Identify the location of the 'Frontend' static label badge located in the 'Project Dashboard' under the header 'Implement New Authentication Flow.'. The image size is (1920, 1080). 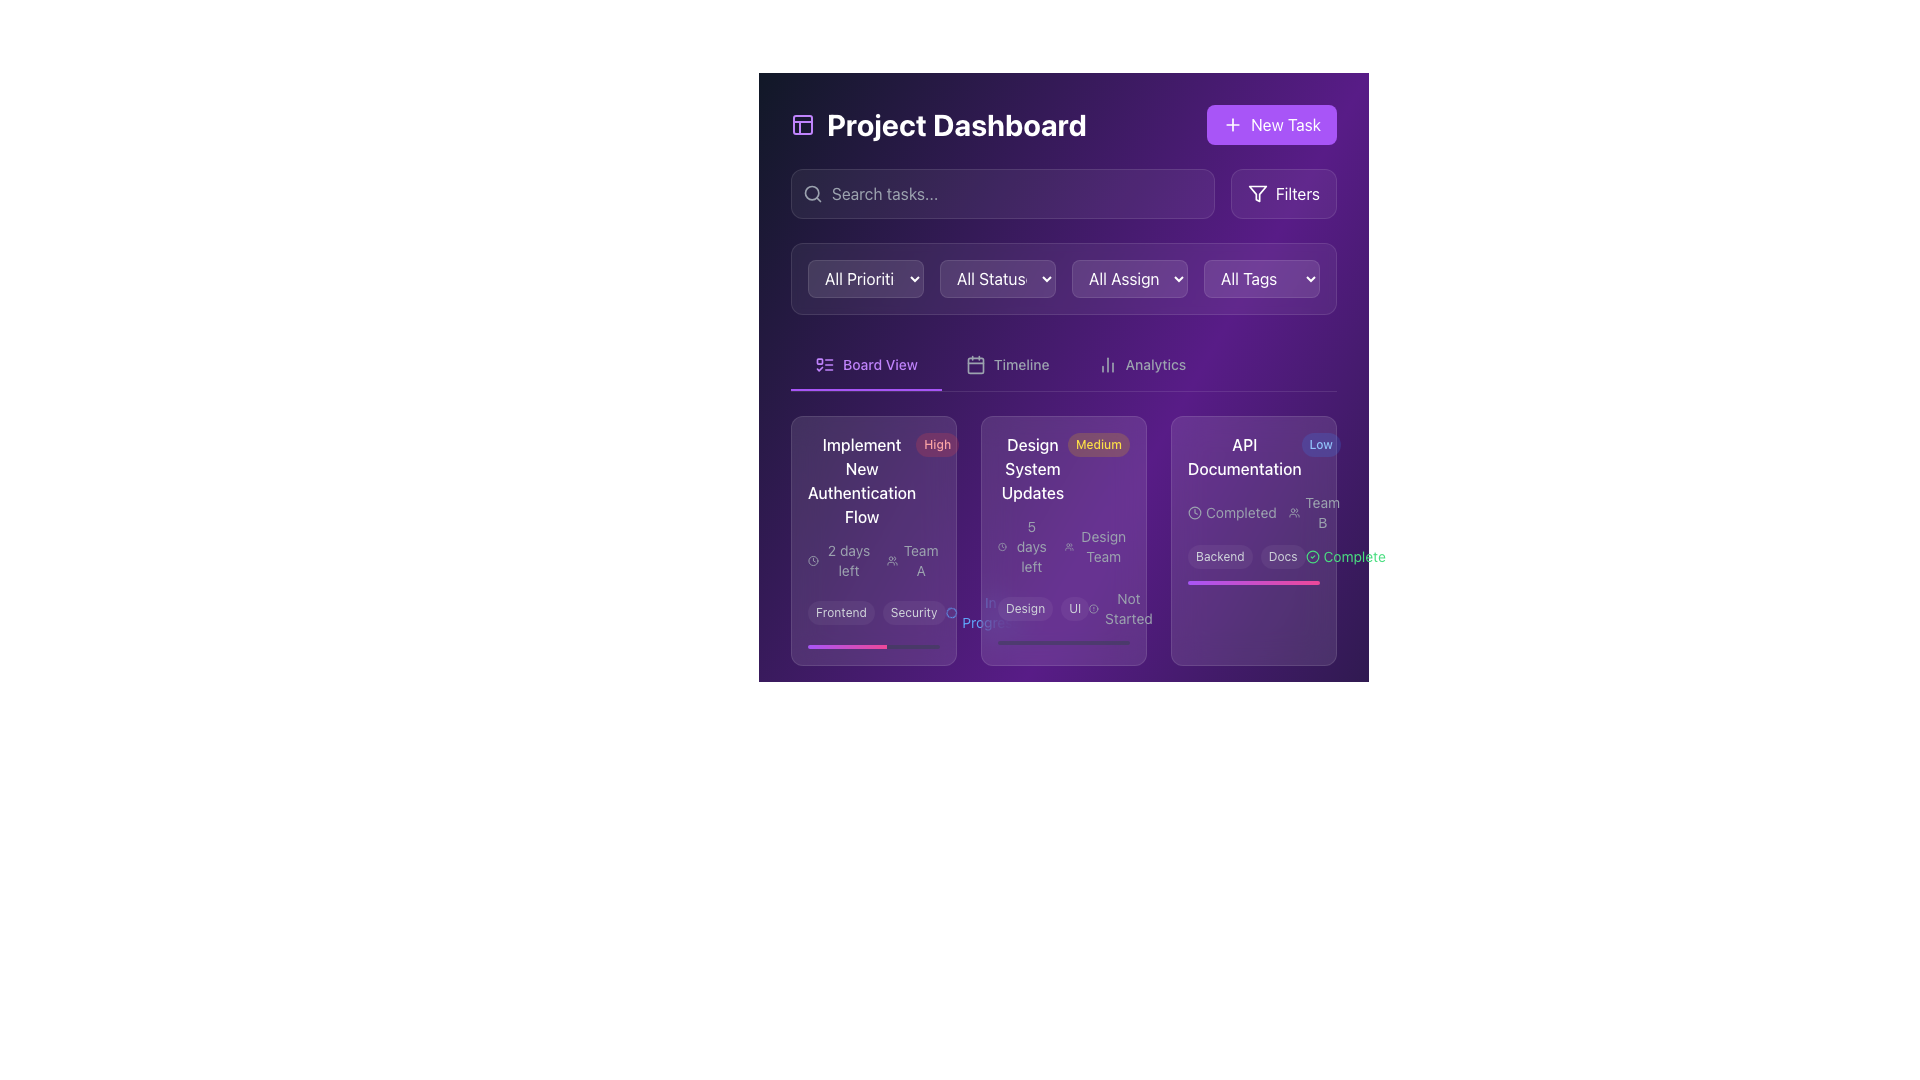
(841, 612).